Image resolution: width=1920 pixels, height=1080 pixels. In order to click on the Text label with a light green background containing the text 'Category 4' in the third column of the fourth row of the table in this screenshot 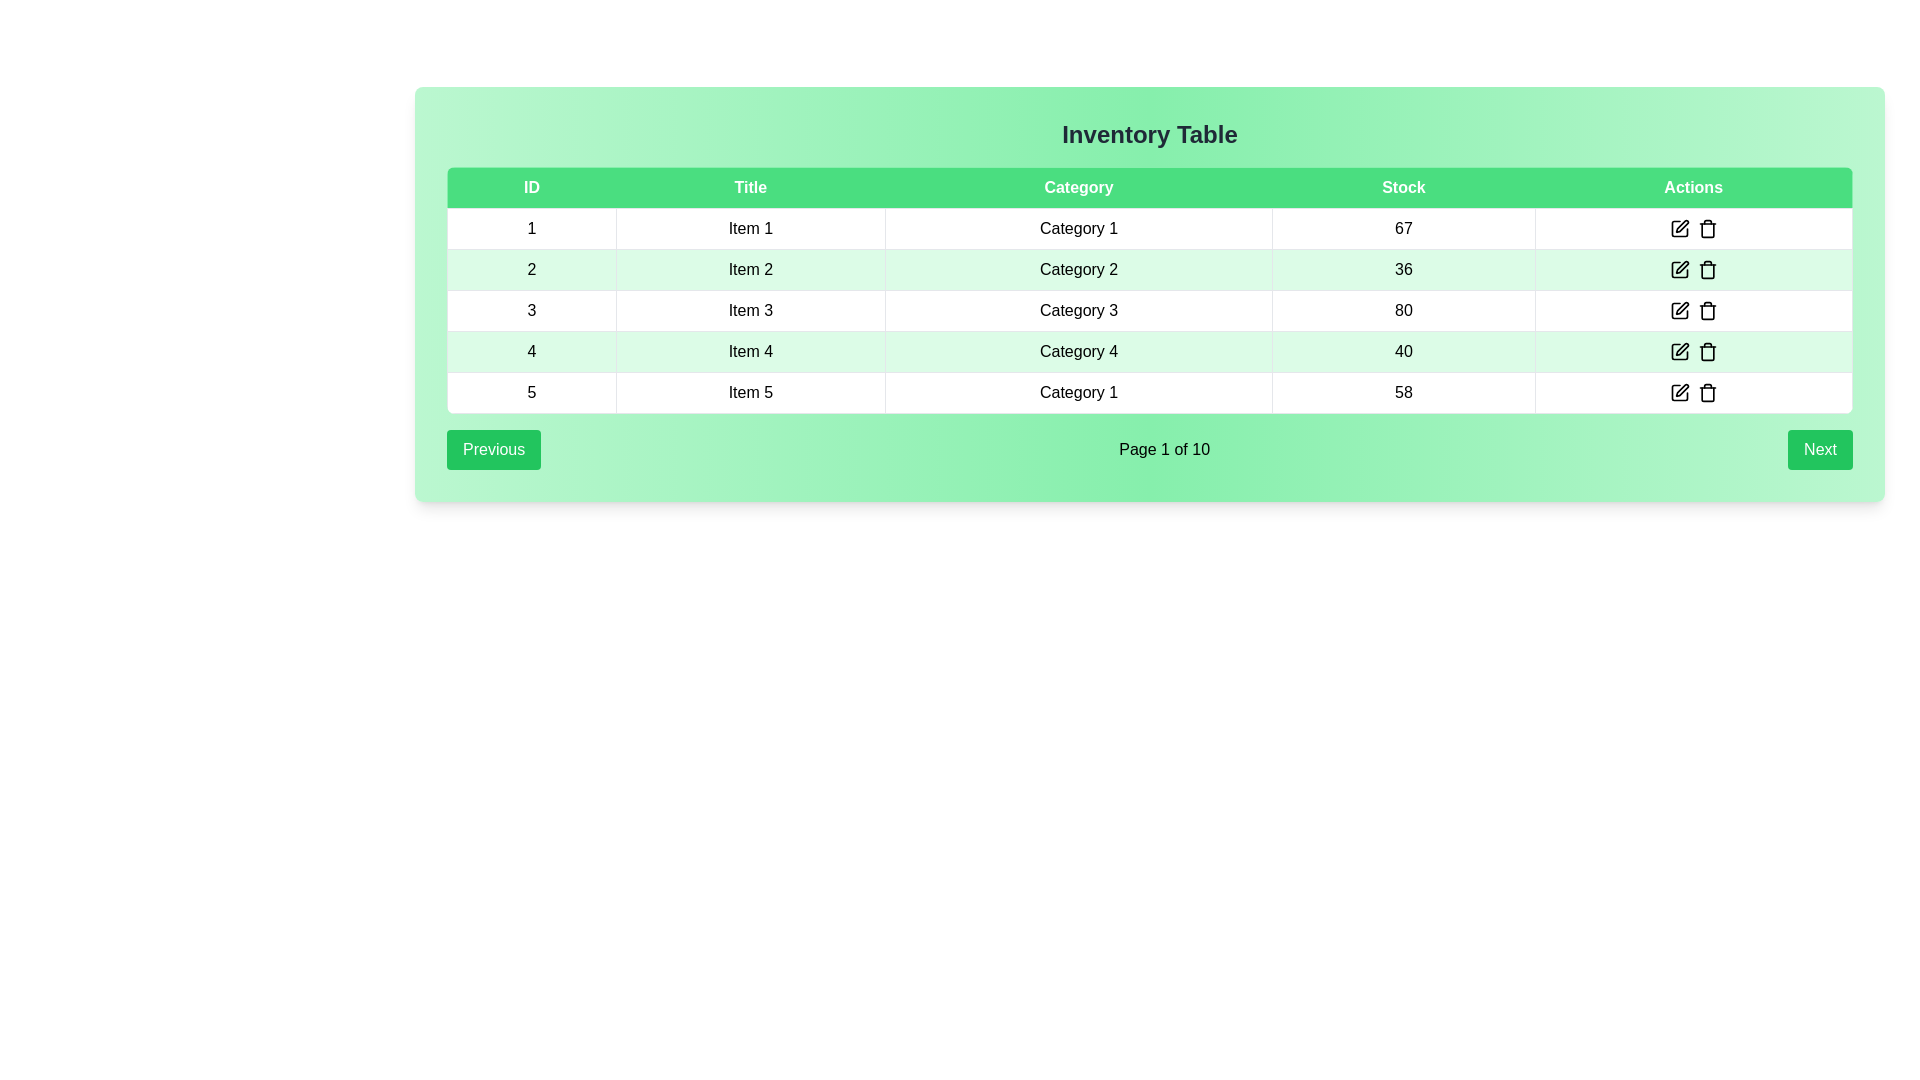, I will do `click(1078, 350)`.